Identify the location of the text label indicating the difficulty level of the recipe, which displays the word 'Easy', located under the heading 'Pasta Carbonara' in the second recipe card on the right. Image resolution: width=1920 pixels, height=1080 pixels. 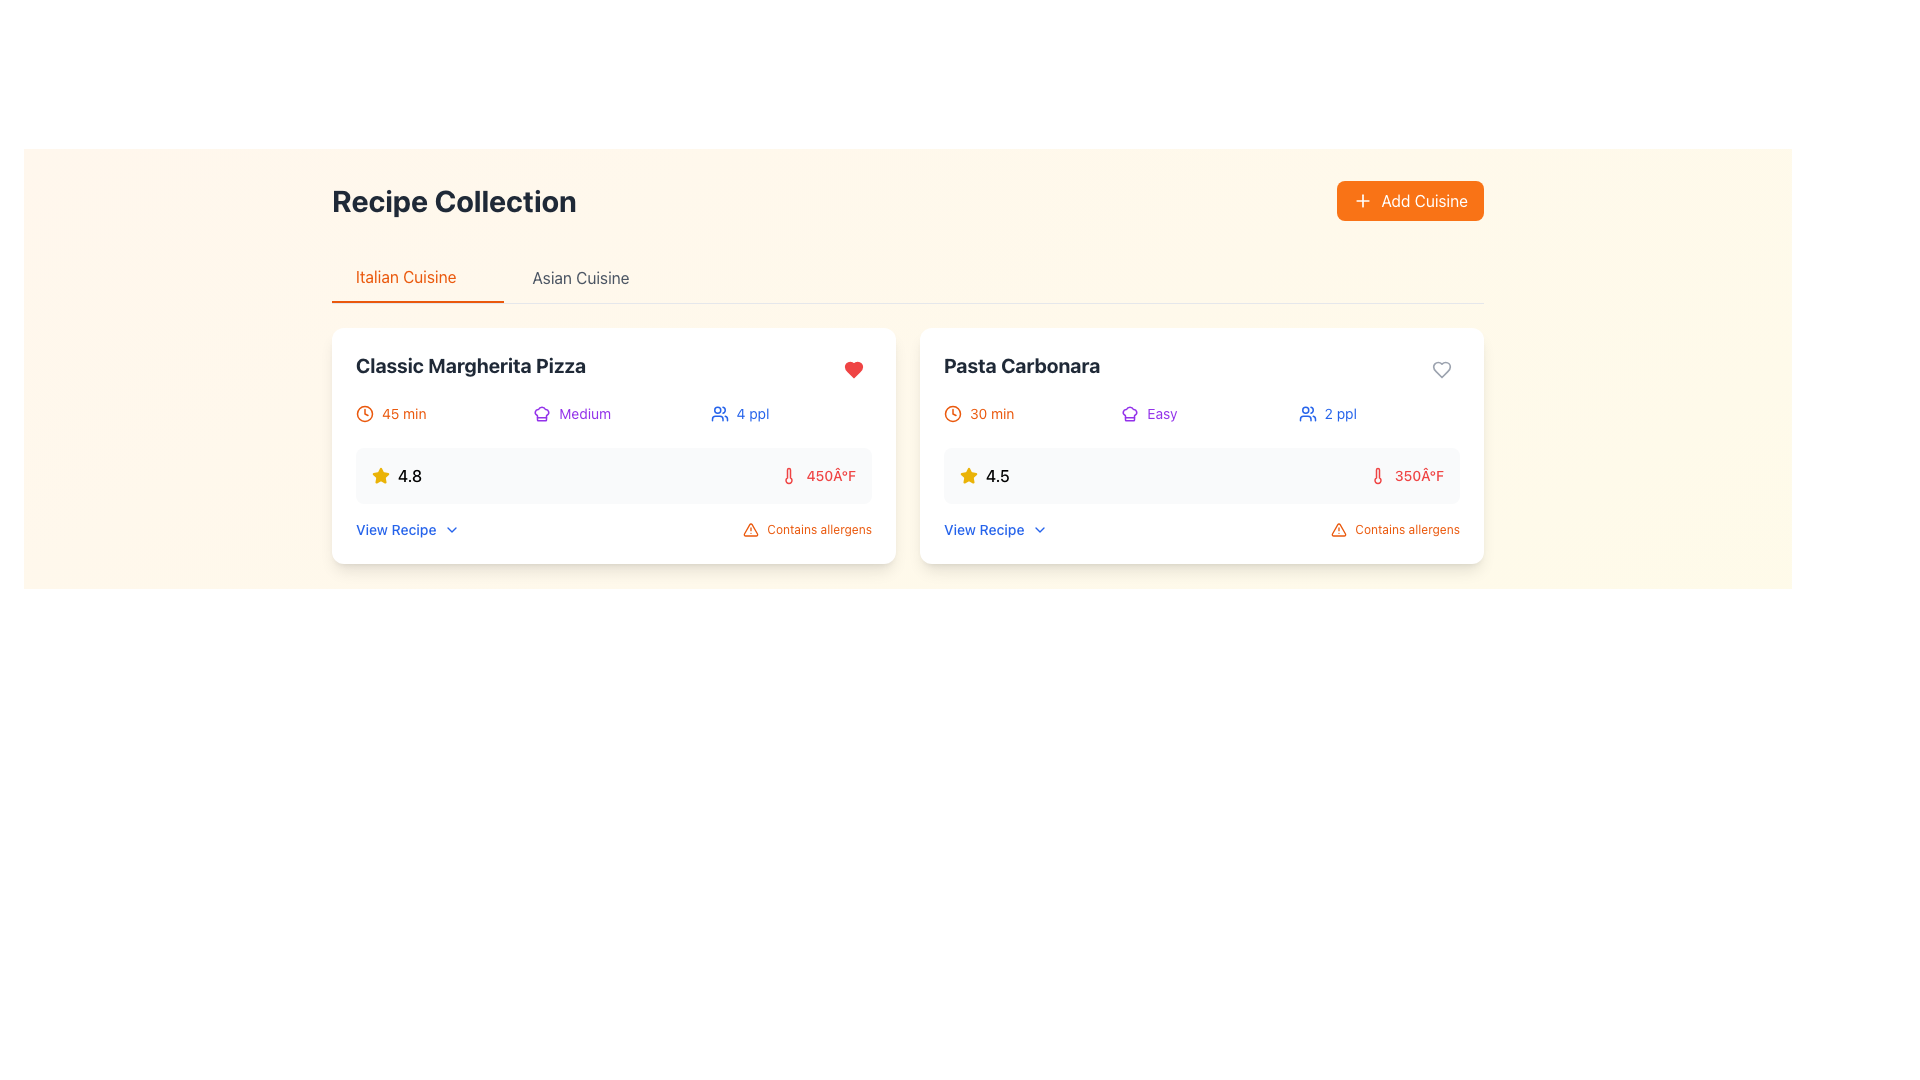
(1162, 412).